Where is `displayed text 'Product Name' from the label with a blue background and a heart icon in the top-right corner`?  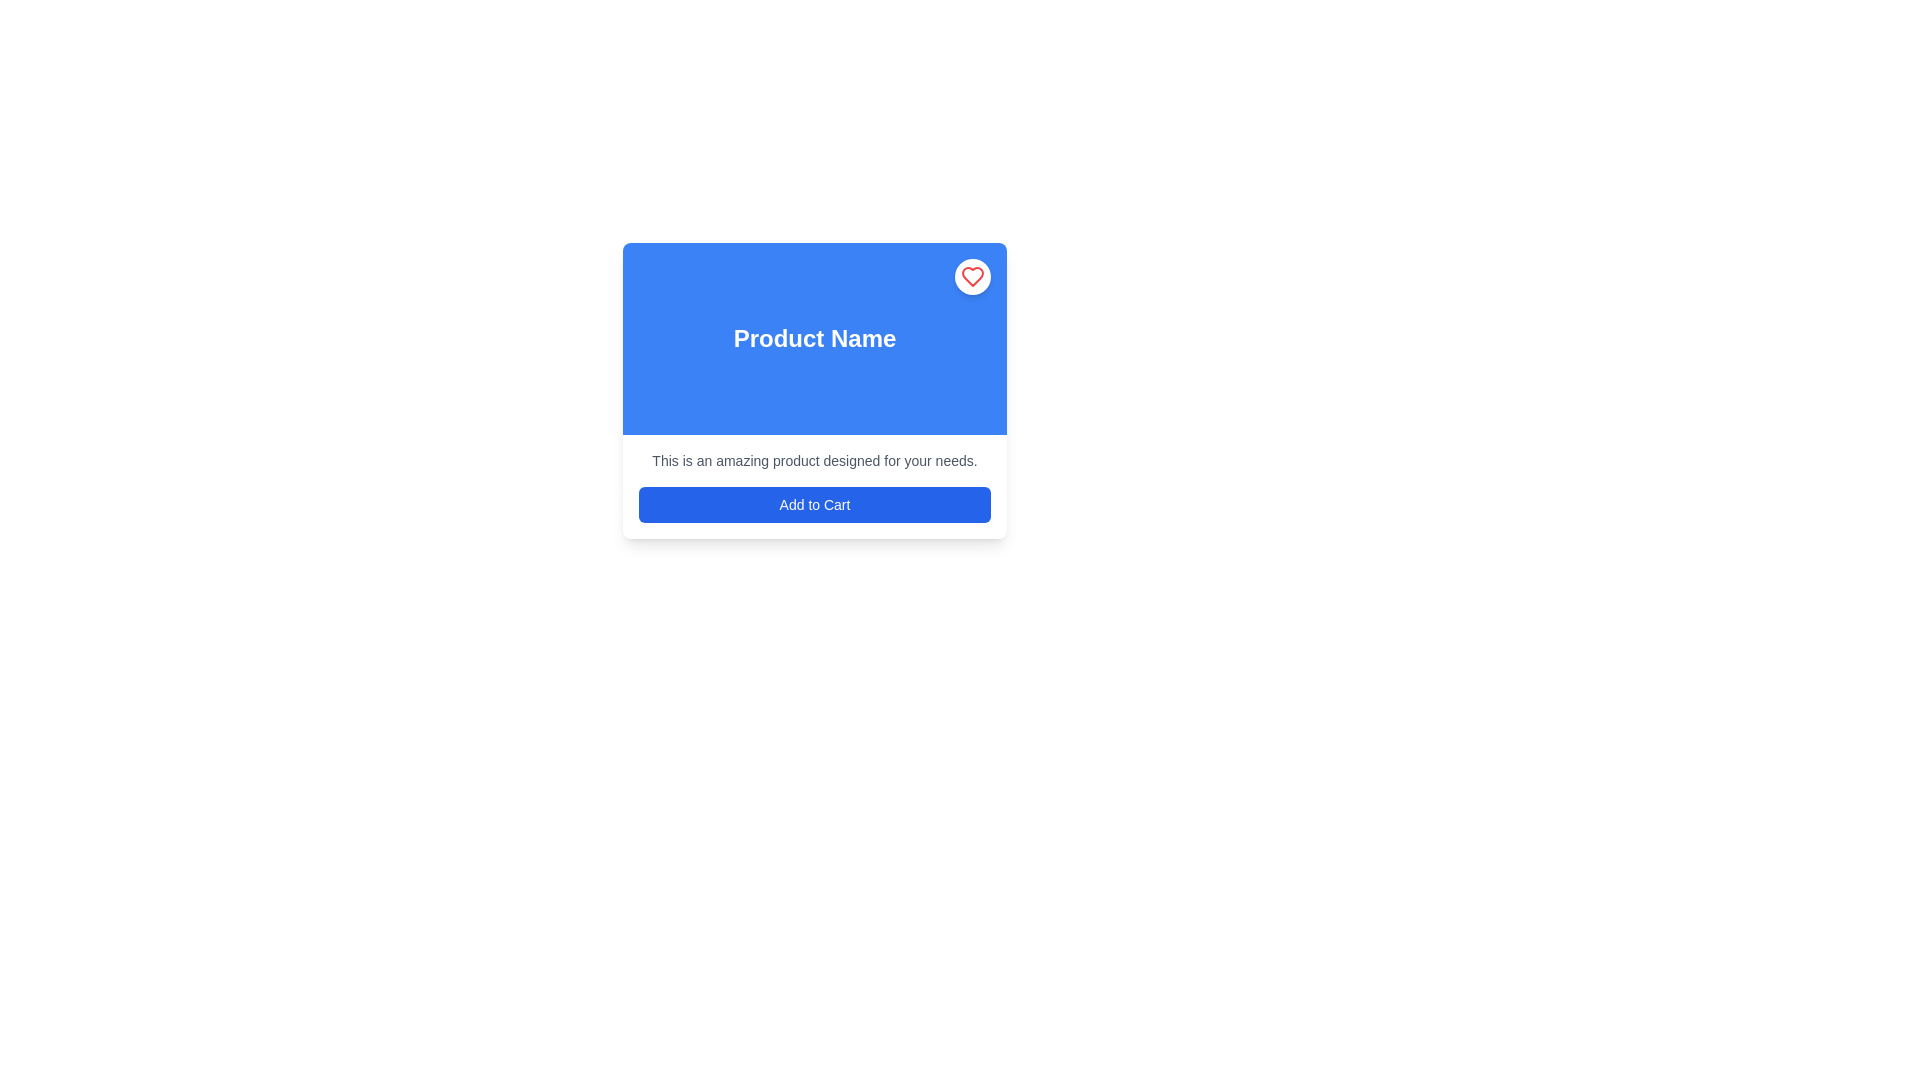 displayed text 'Product Name' from the label with a blue background and a heart icon in the top-right corner is located at coordinates (815, 338).